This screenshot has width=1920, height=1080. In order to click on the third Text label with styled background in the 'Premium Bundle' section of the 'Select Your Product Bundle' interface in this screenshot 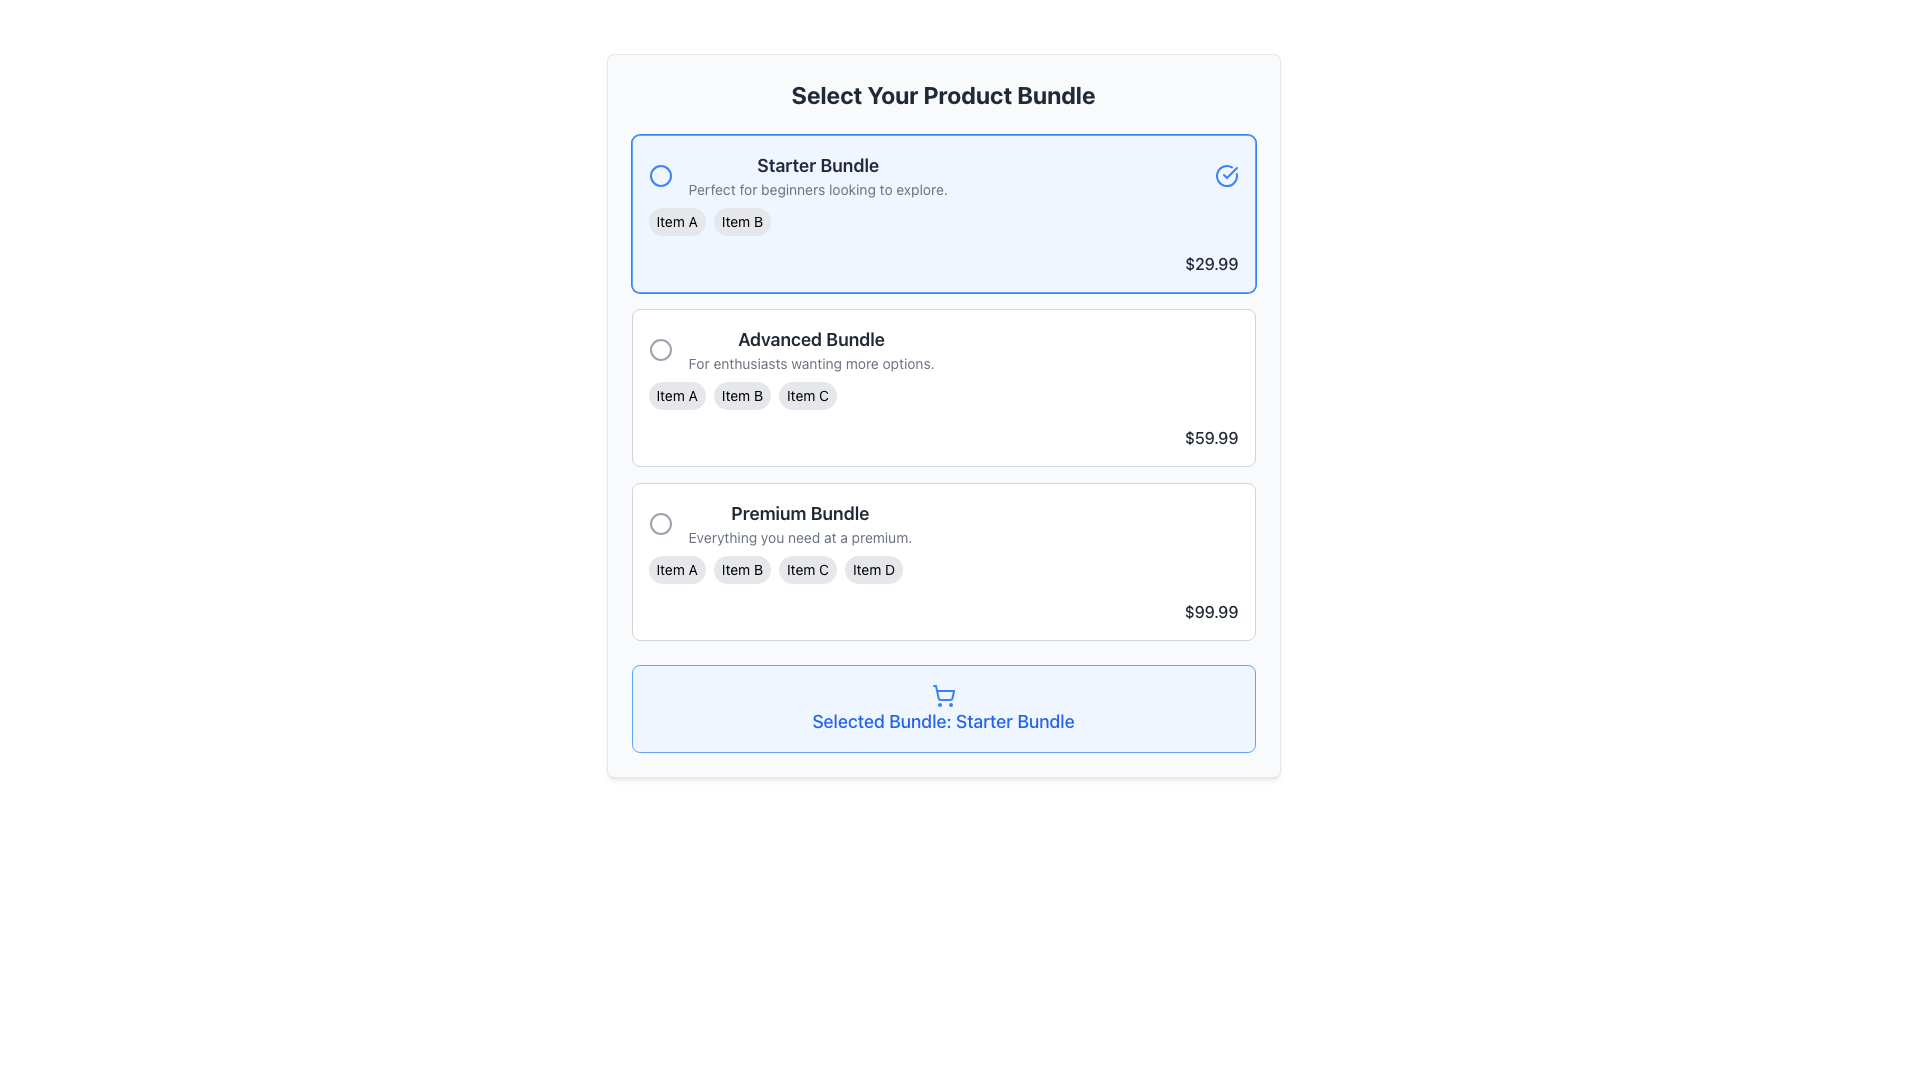, I will do `click(807, 570)`.